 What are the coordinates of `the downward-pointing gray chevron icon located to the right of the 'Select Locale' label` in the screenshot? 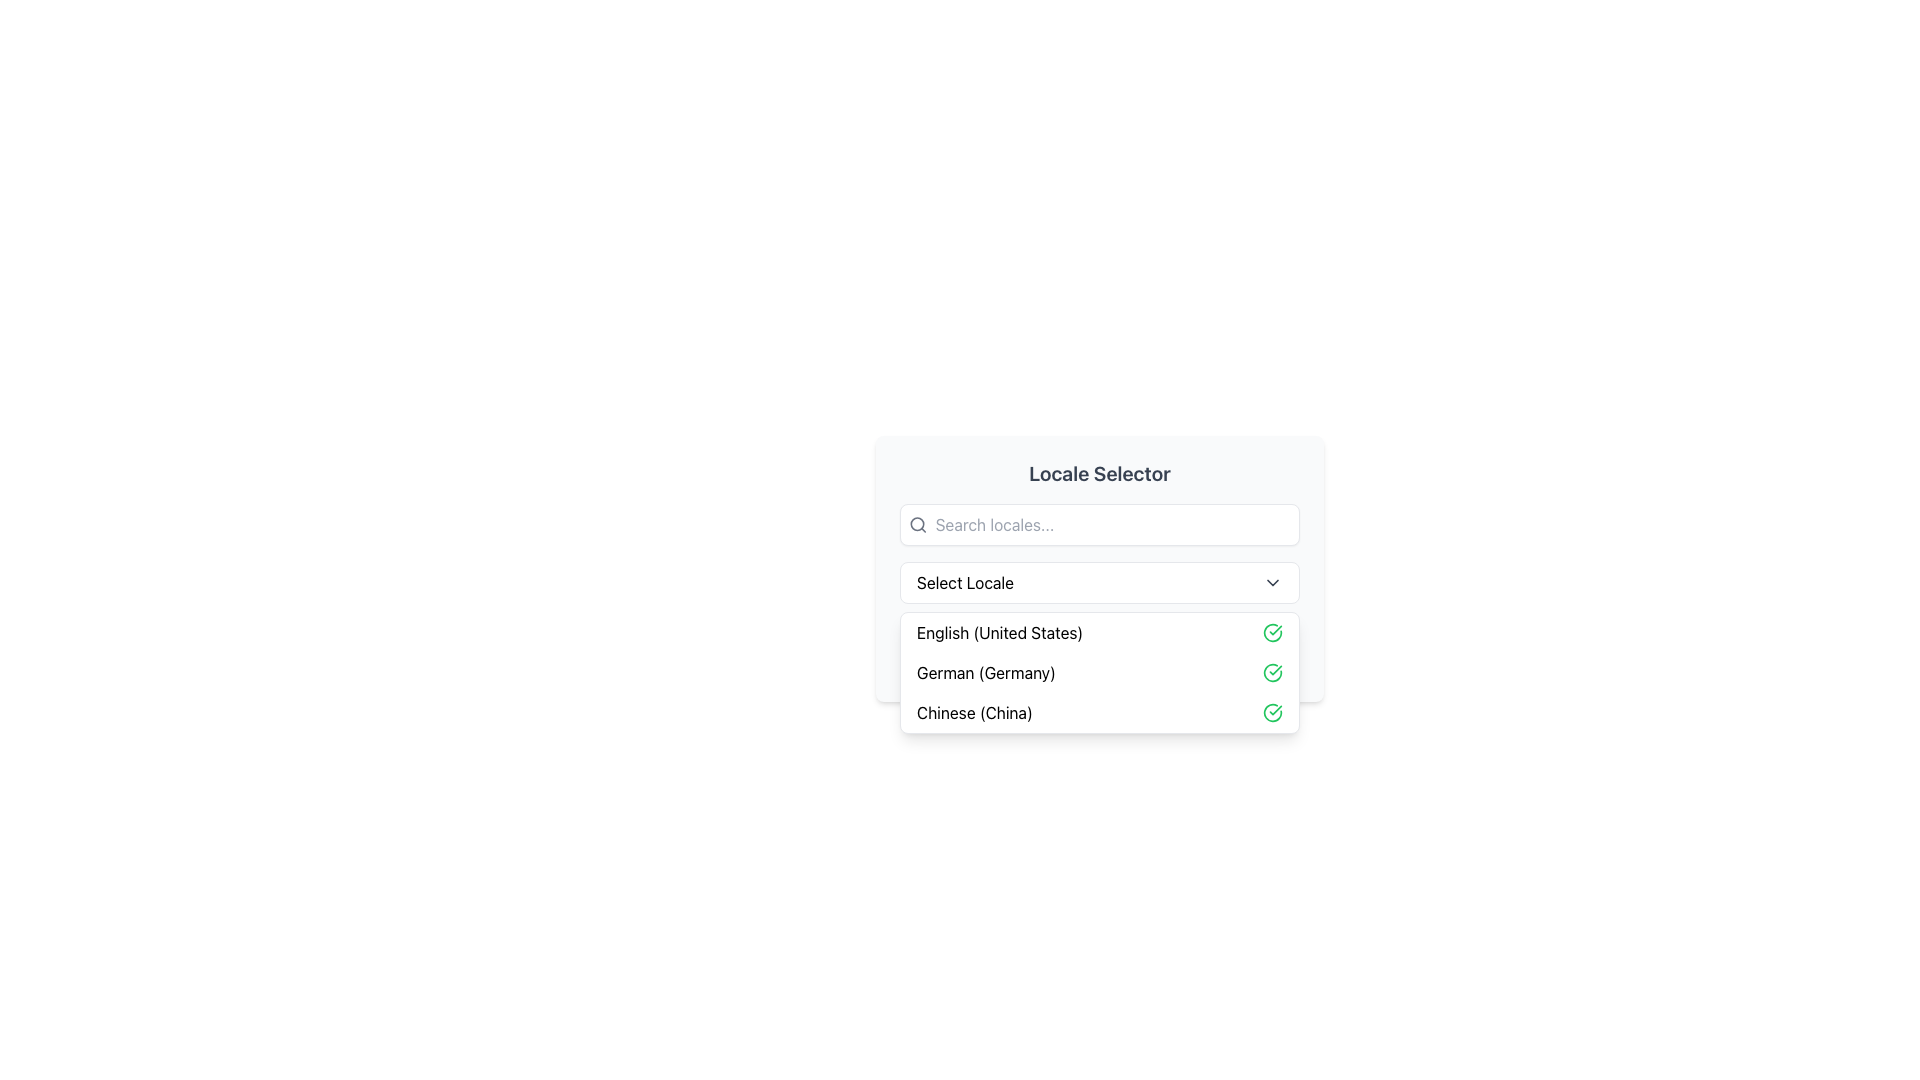 It's located at (1271, 582).